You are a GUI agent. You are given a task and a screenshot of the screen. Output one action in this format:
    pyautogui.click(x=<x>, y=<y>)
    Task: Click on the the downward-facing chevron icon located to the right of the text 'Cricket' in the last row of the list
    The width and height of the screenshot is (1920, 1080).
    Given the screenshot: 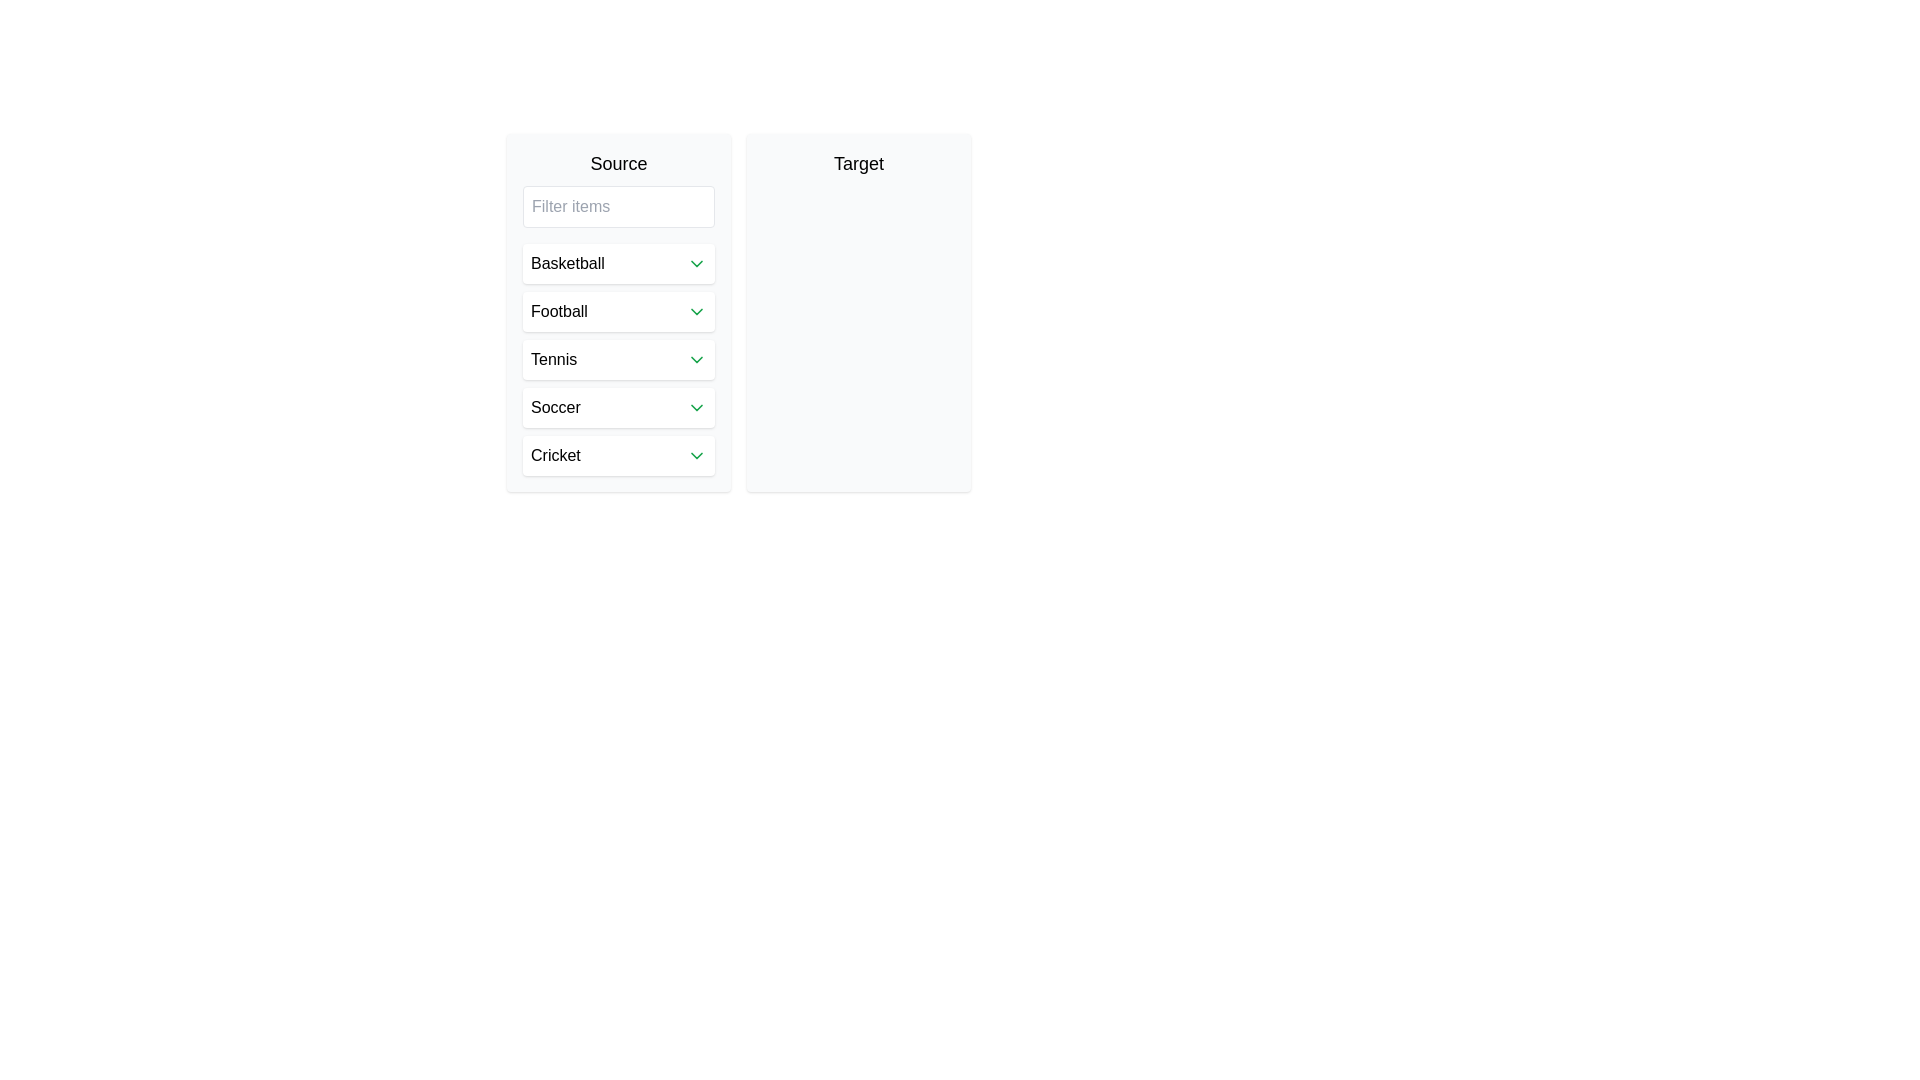 What is the action you would take?
    pyautogui.click(x=696, y=455)
    